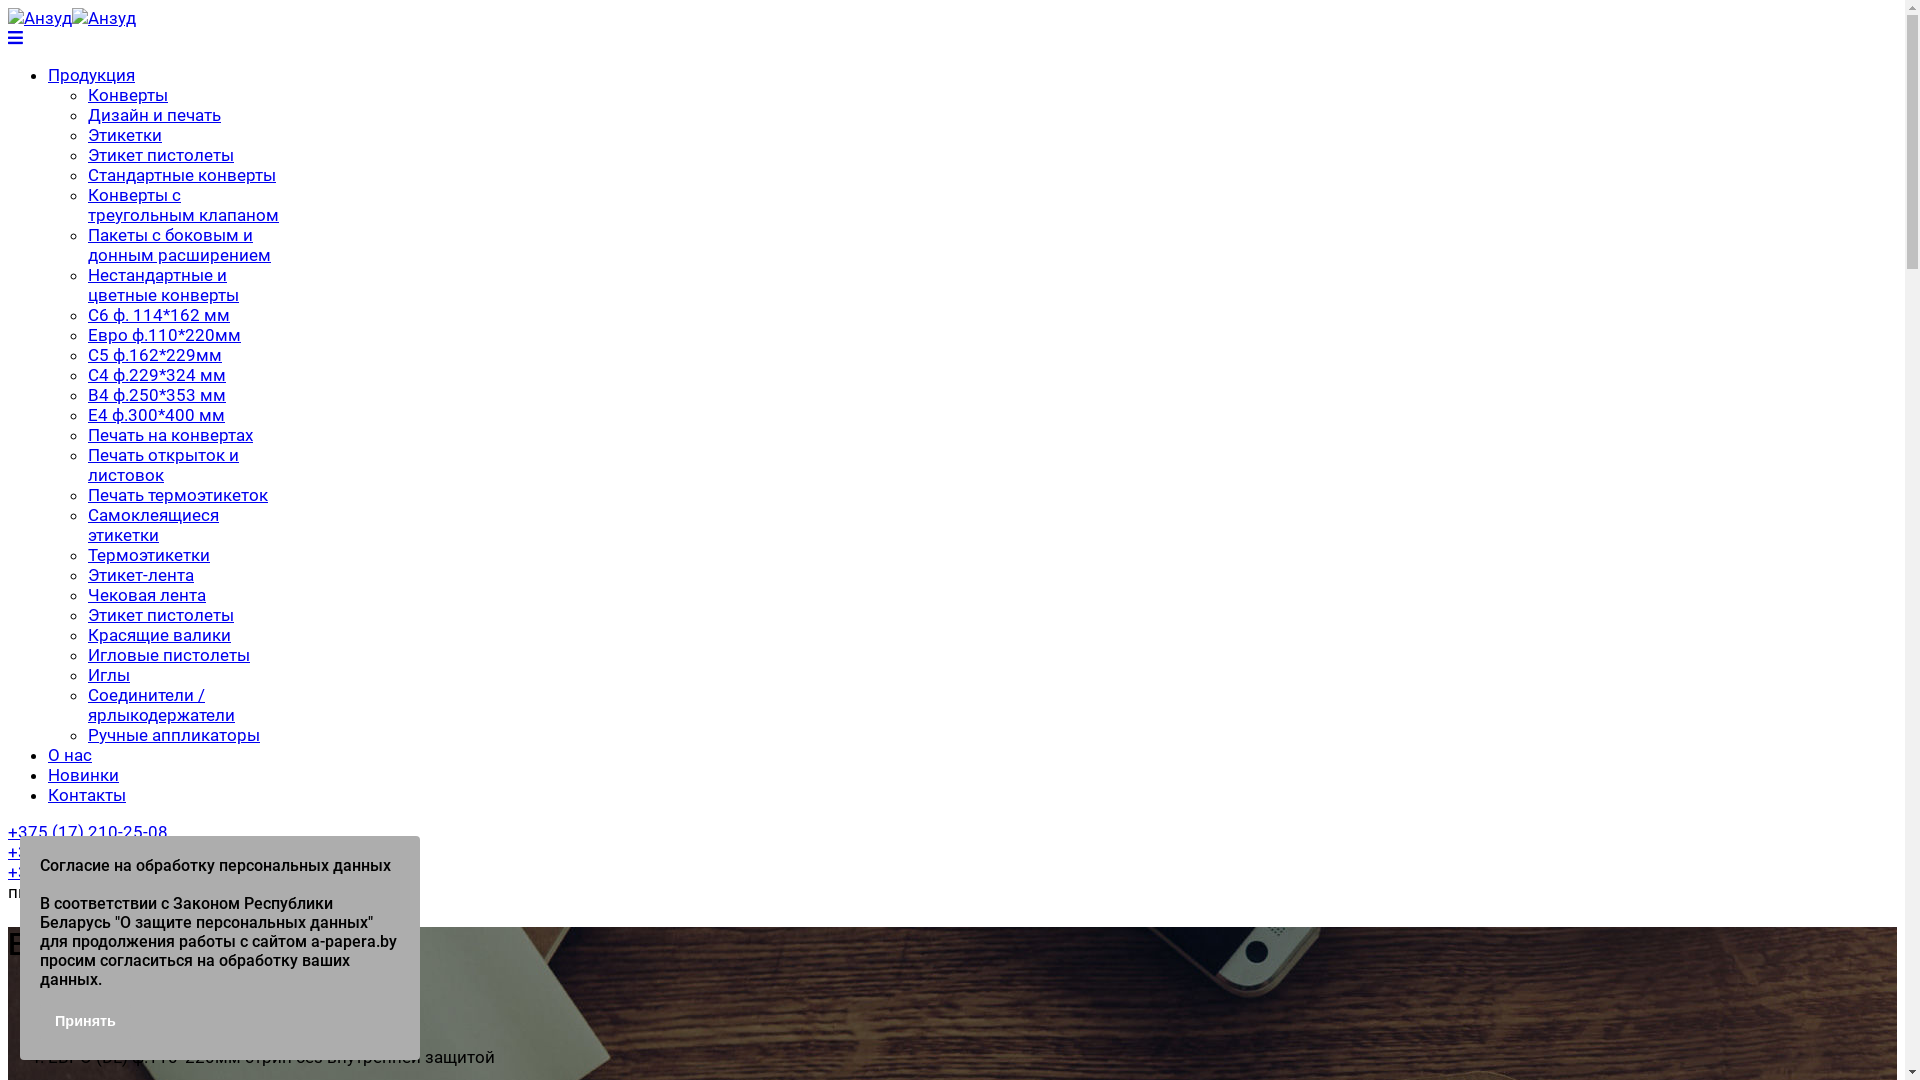  What do you see at coordinates (86, 852) in the screenshot?
I see `'+375 (29) 375-55-08'` at bounding box center [86, 852].